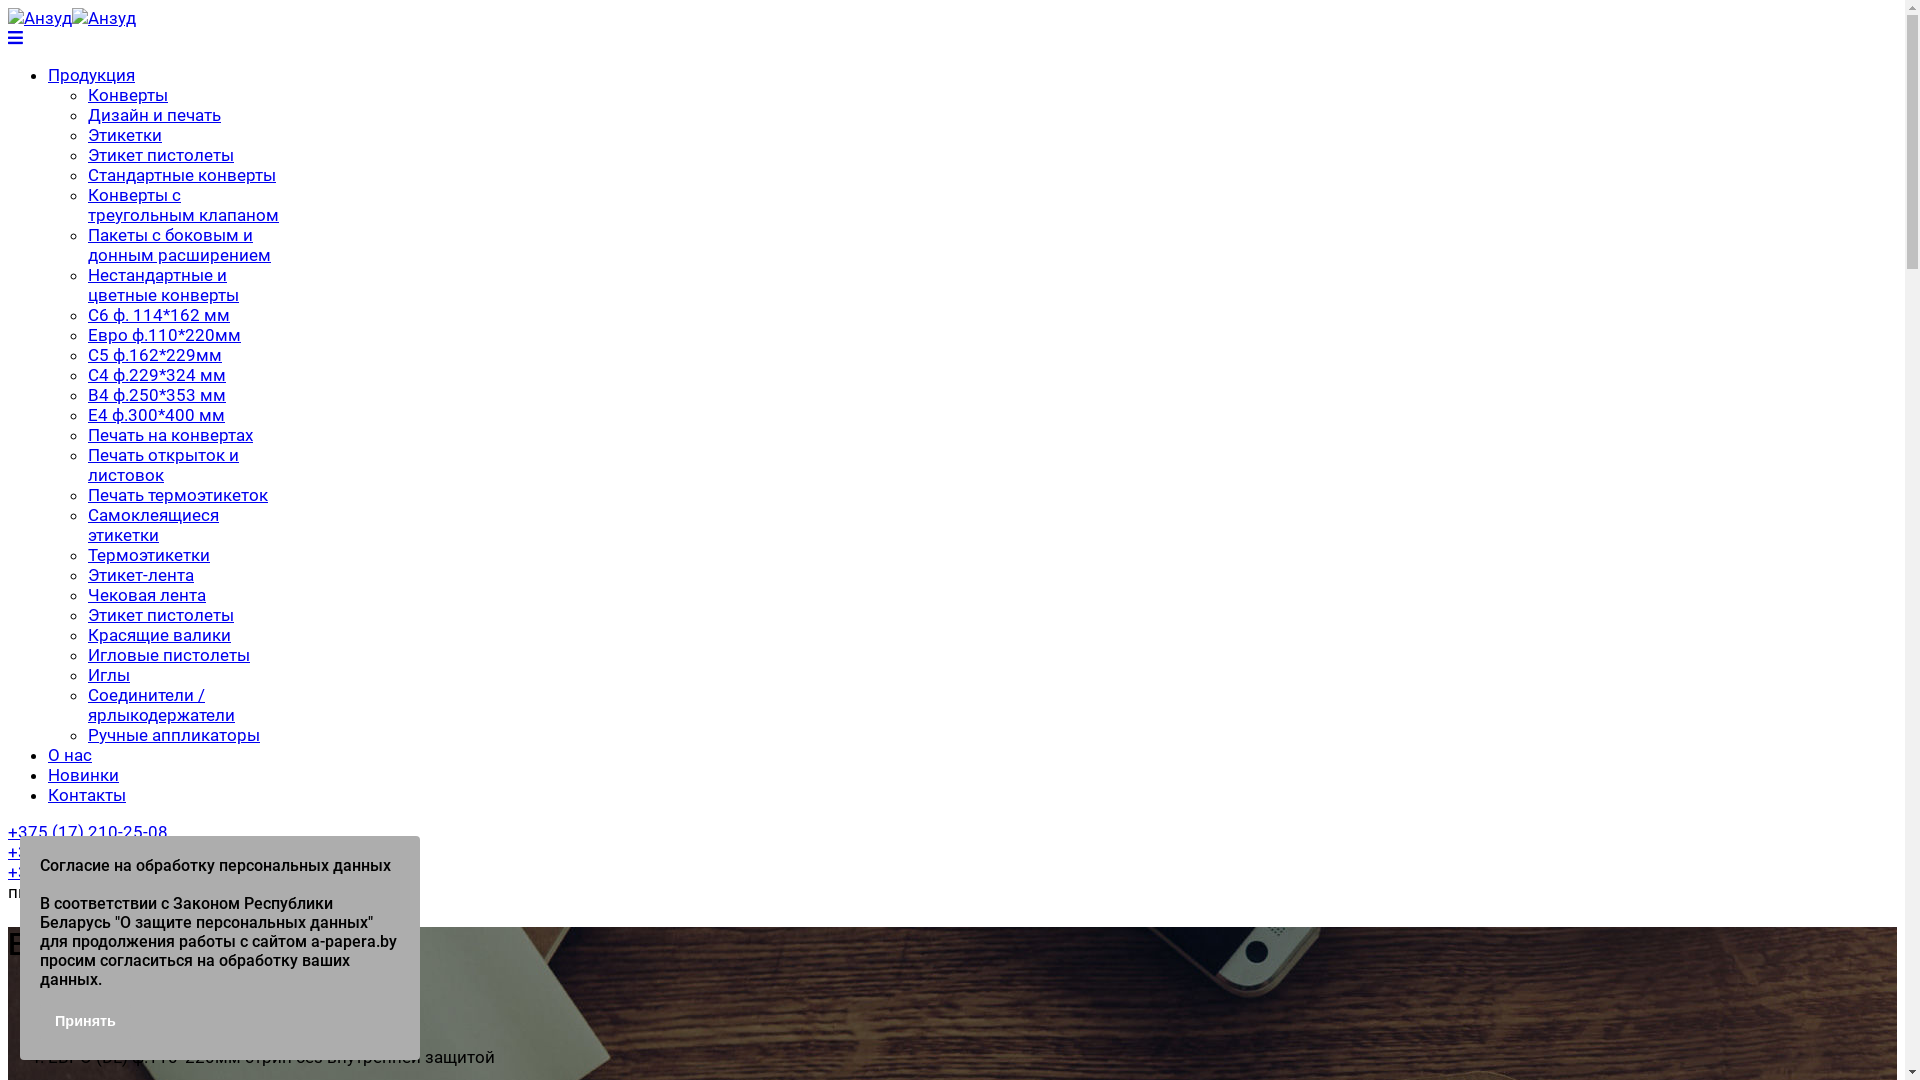  What do you see at coordinates (86, 852) in the screenshot?
I see `'+375 (29) 375-55-08'` at bounding box center [86, 852].